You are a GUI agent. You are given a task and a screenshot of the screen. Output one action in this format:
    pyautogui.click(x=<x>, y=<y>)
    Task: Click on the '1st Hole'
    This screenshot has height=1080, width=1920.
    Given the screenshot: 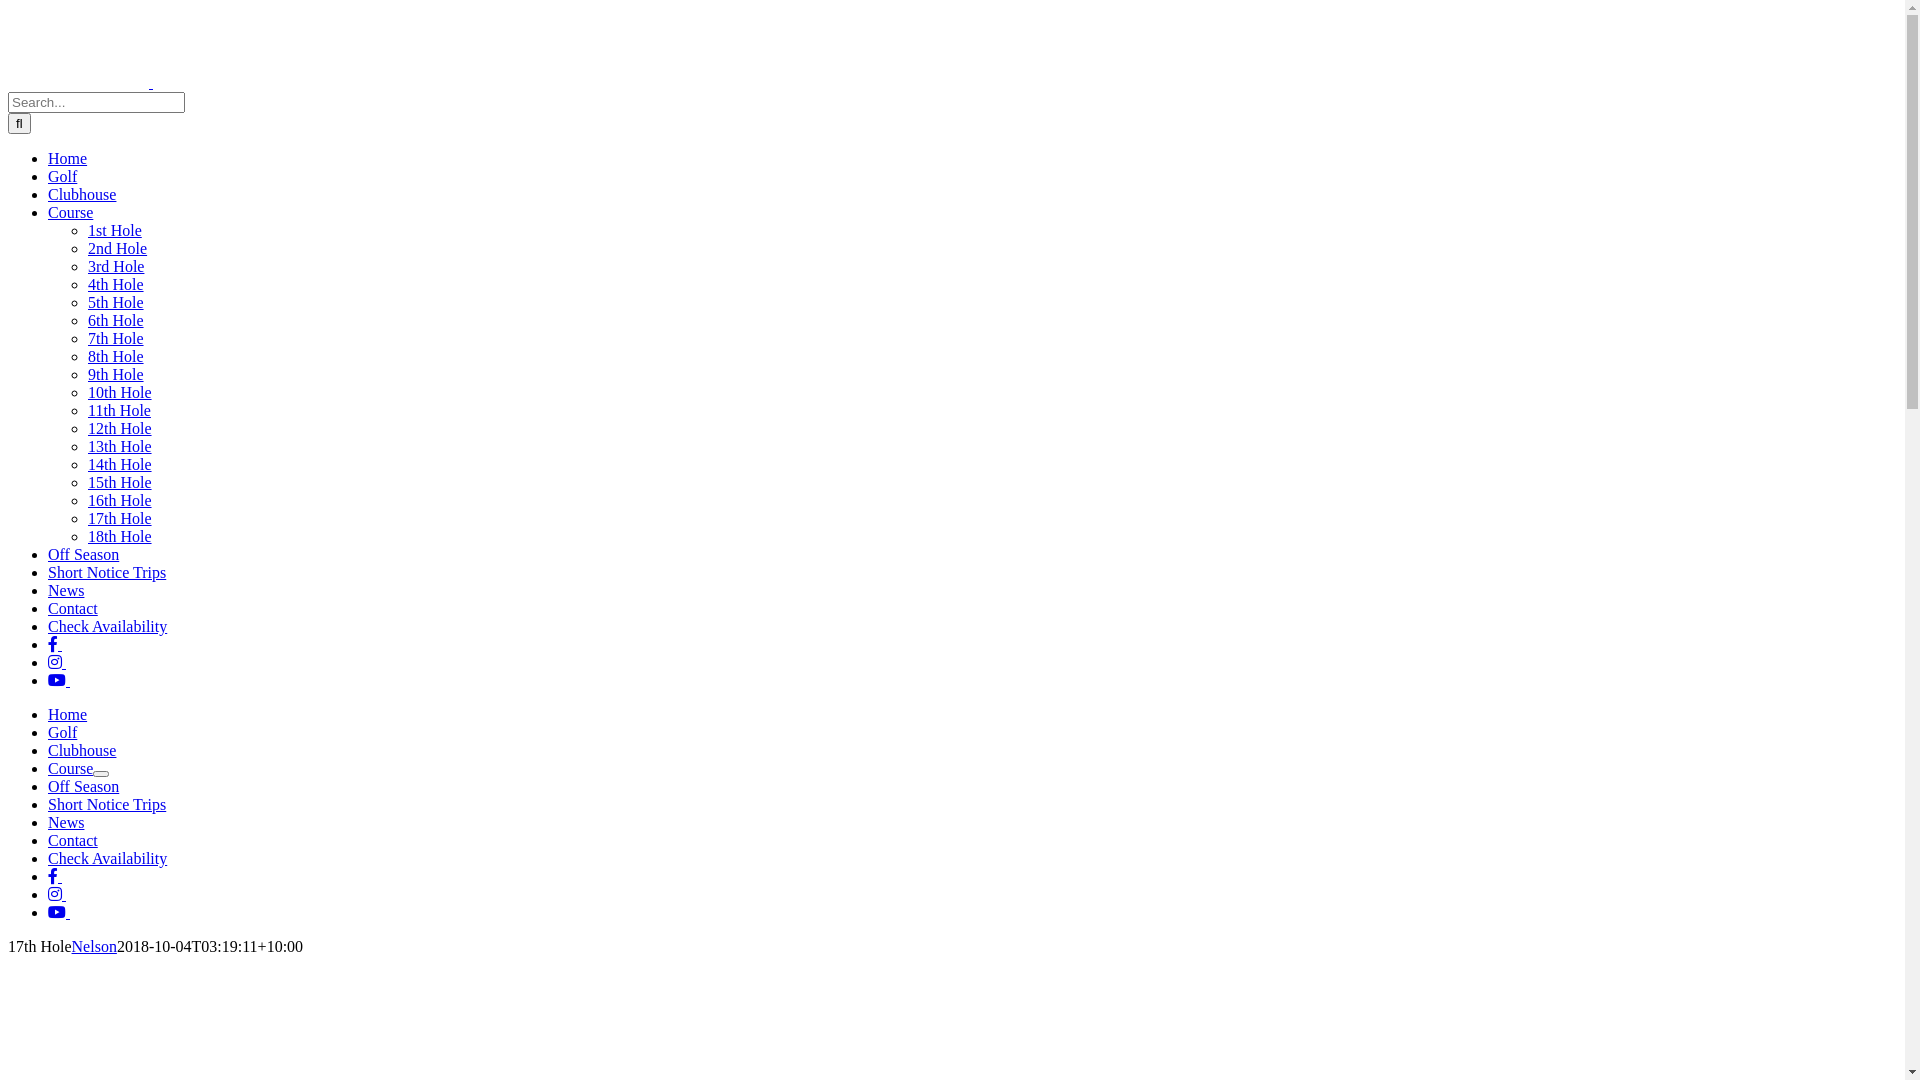 What is the action you would take?
    pyautogui.click(x=86, y=229)
    